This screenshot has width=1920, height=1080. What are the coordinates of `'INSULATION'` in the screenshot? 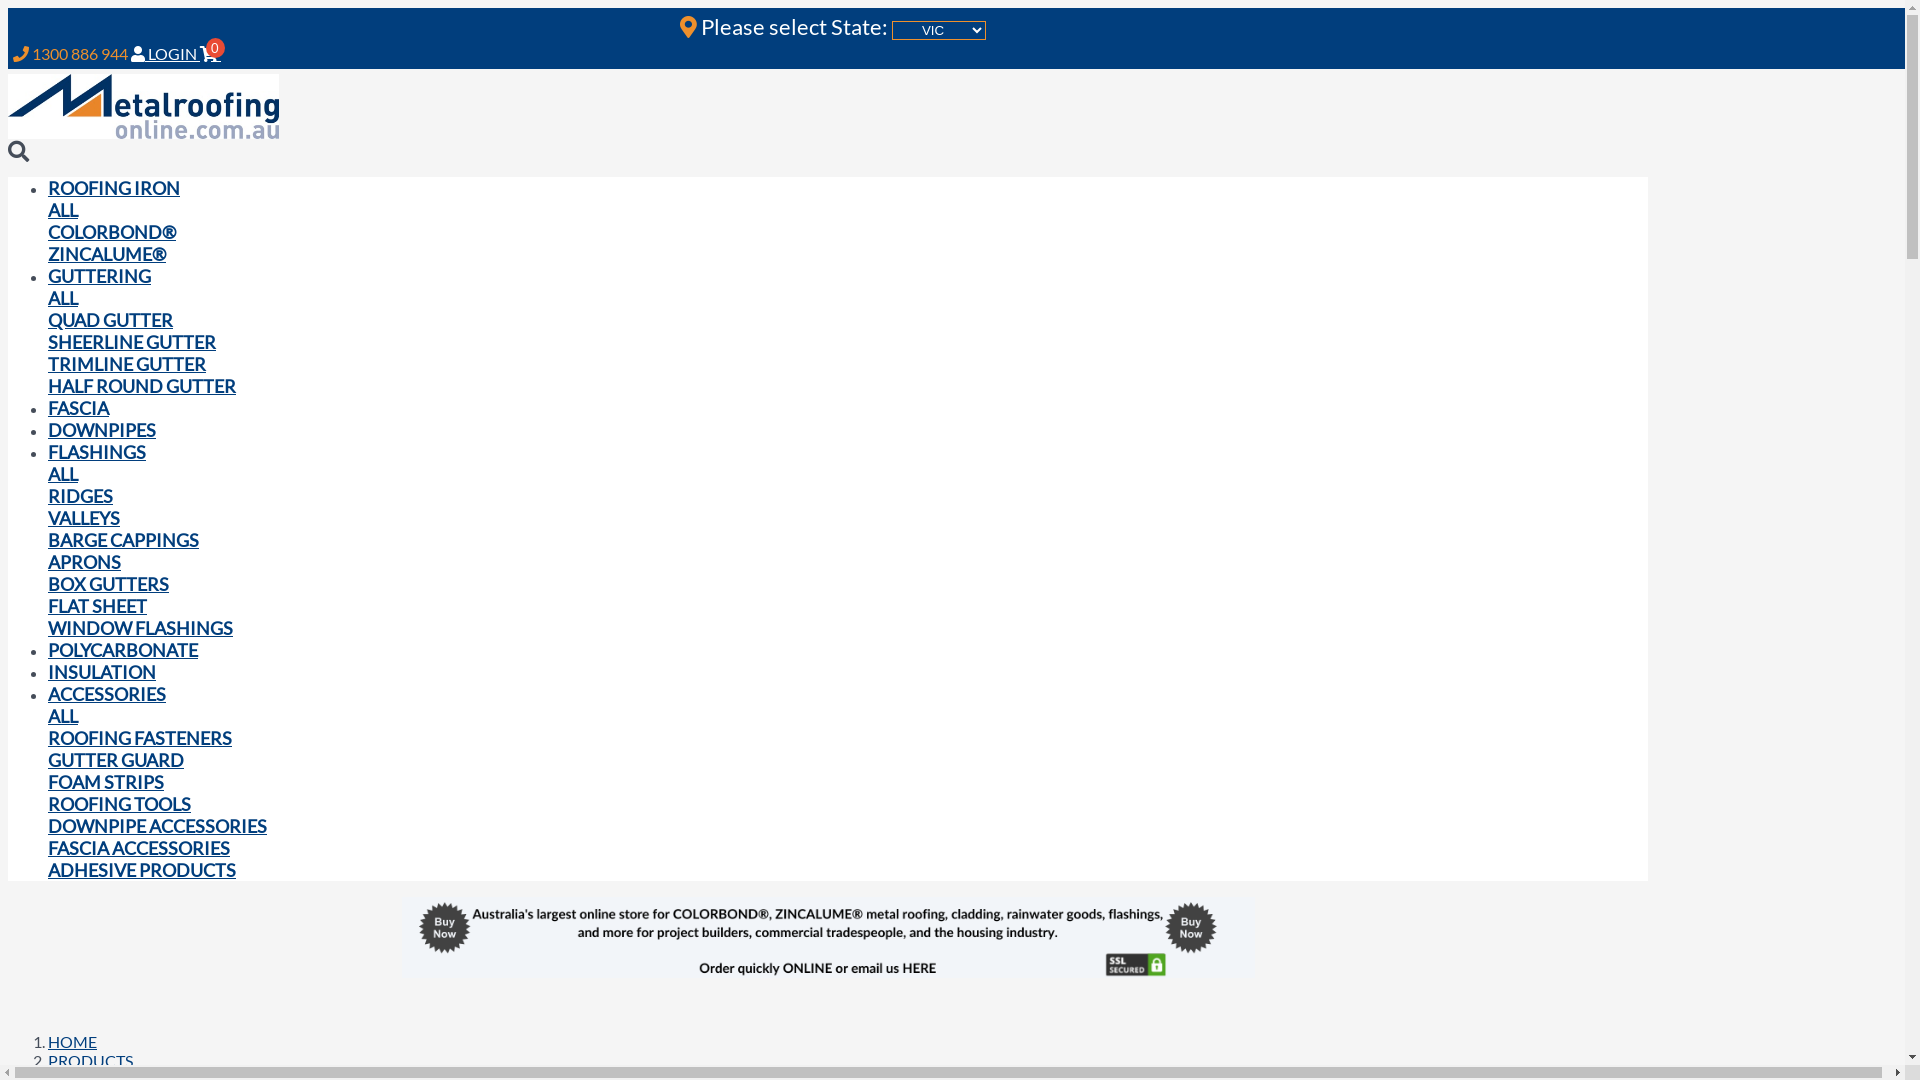 It's located at (100, 671).